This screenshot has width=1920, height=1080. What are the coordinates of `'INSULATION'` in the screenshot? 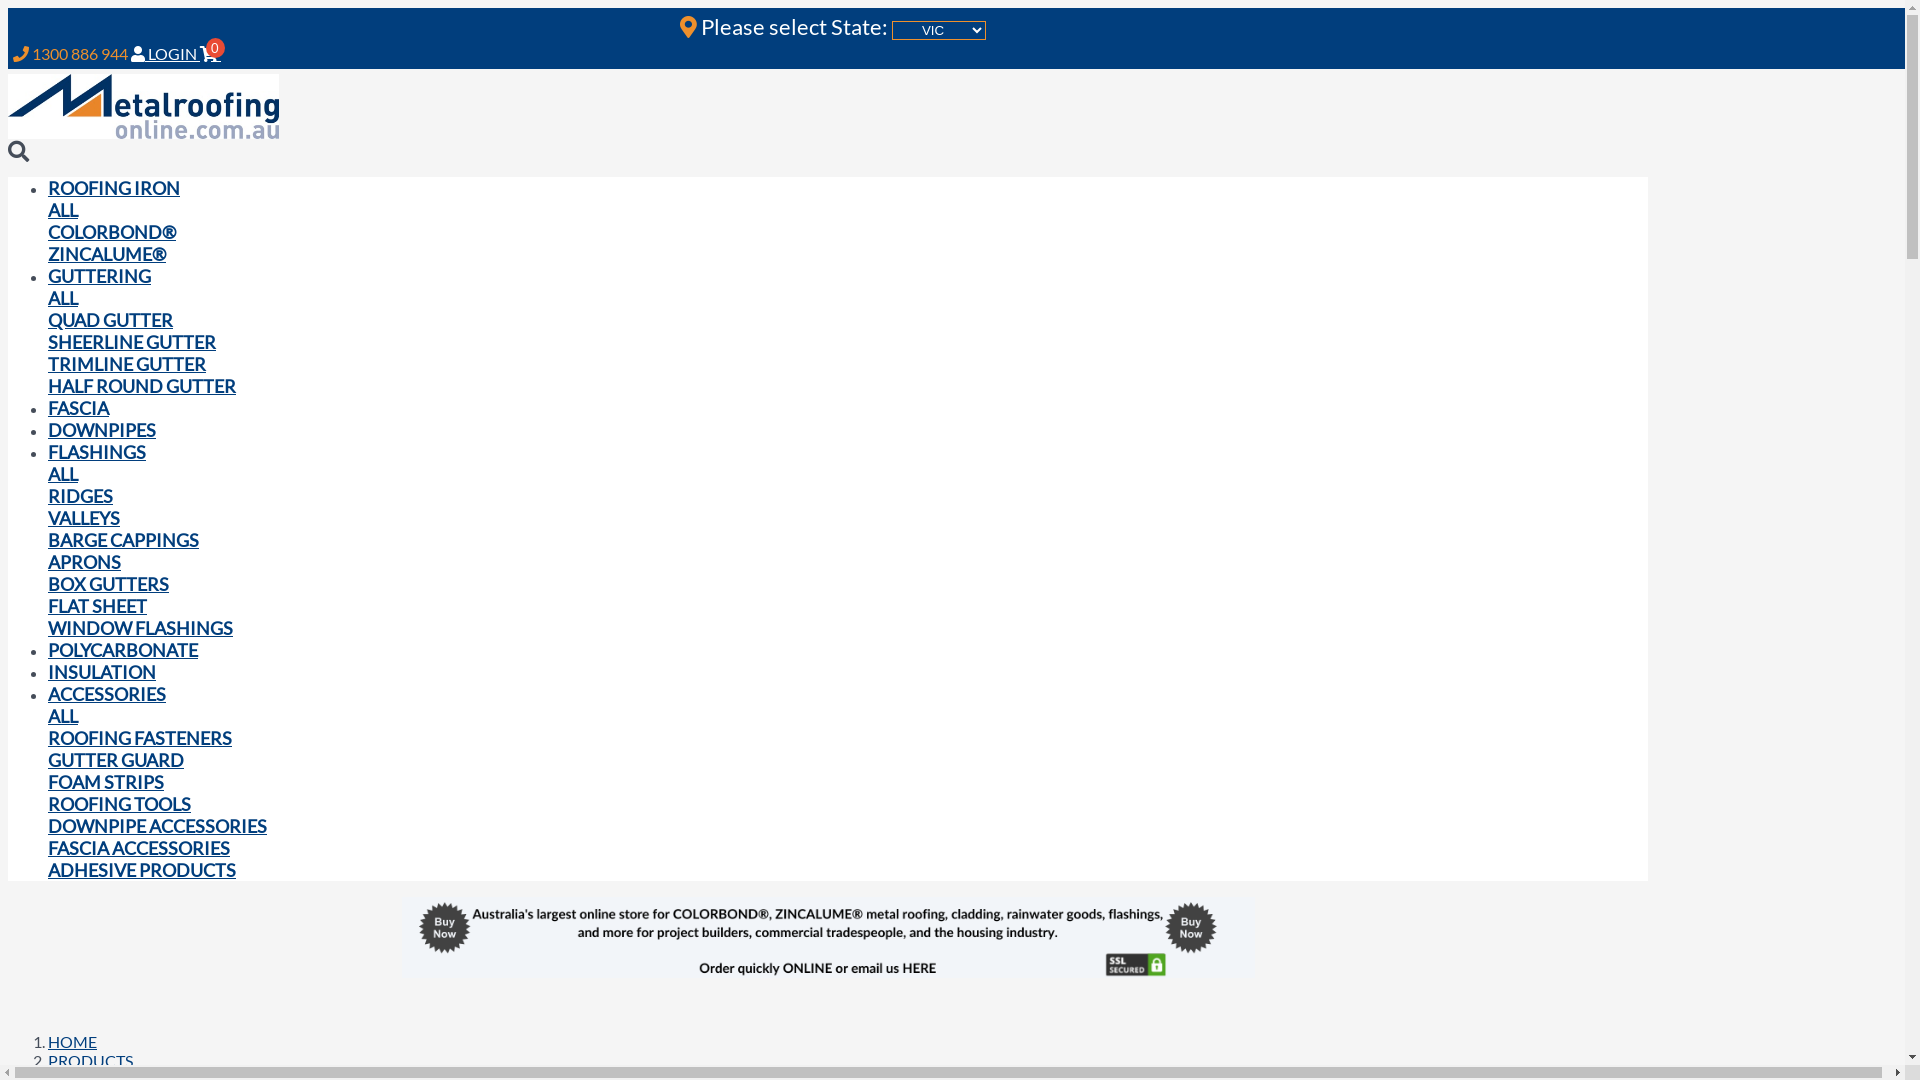 It's located at (100, 671).